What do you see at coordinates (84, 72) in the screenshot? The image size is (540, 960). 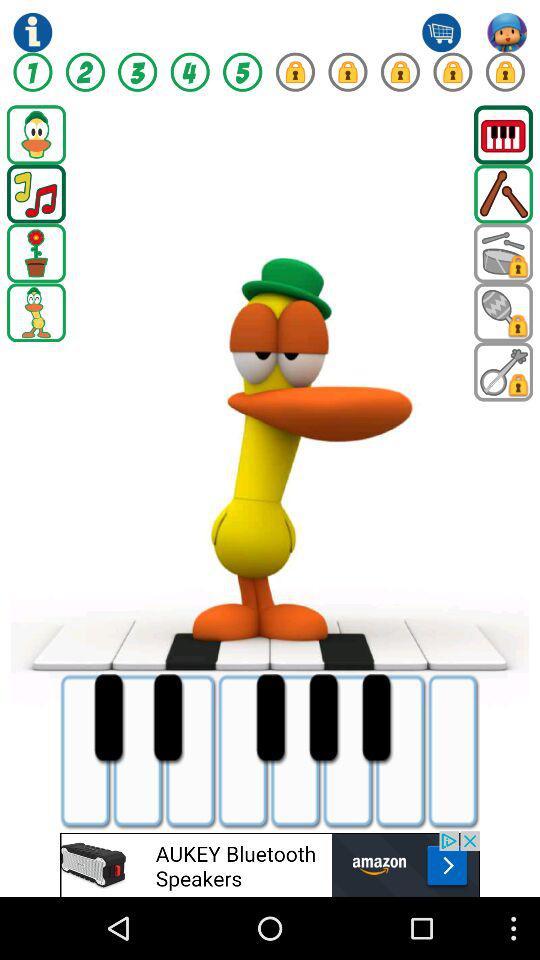 I see `item 2` at bounding box center [84, 72].